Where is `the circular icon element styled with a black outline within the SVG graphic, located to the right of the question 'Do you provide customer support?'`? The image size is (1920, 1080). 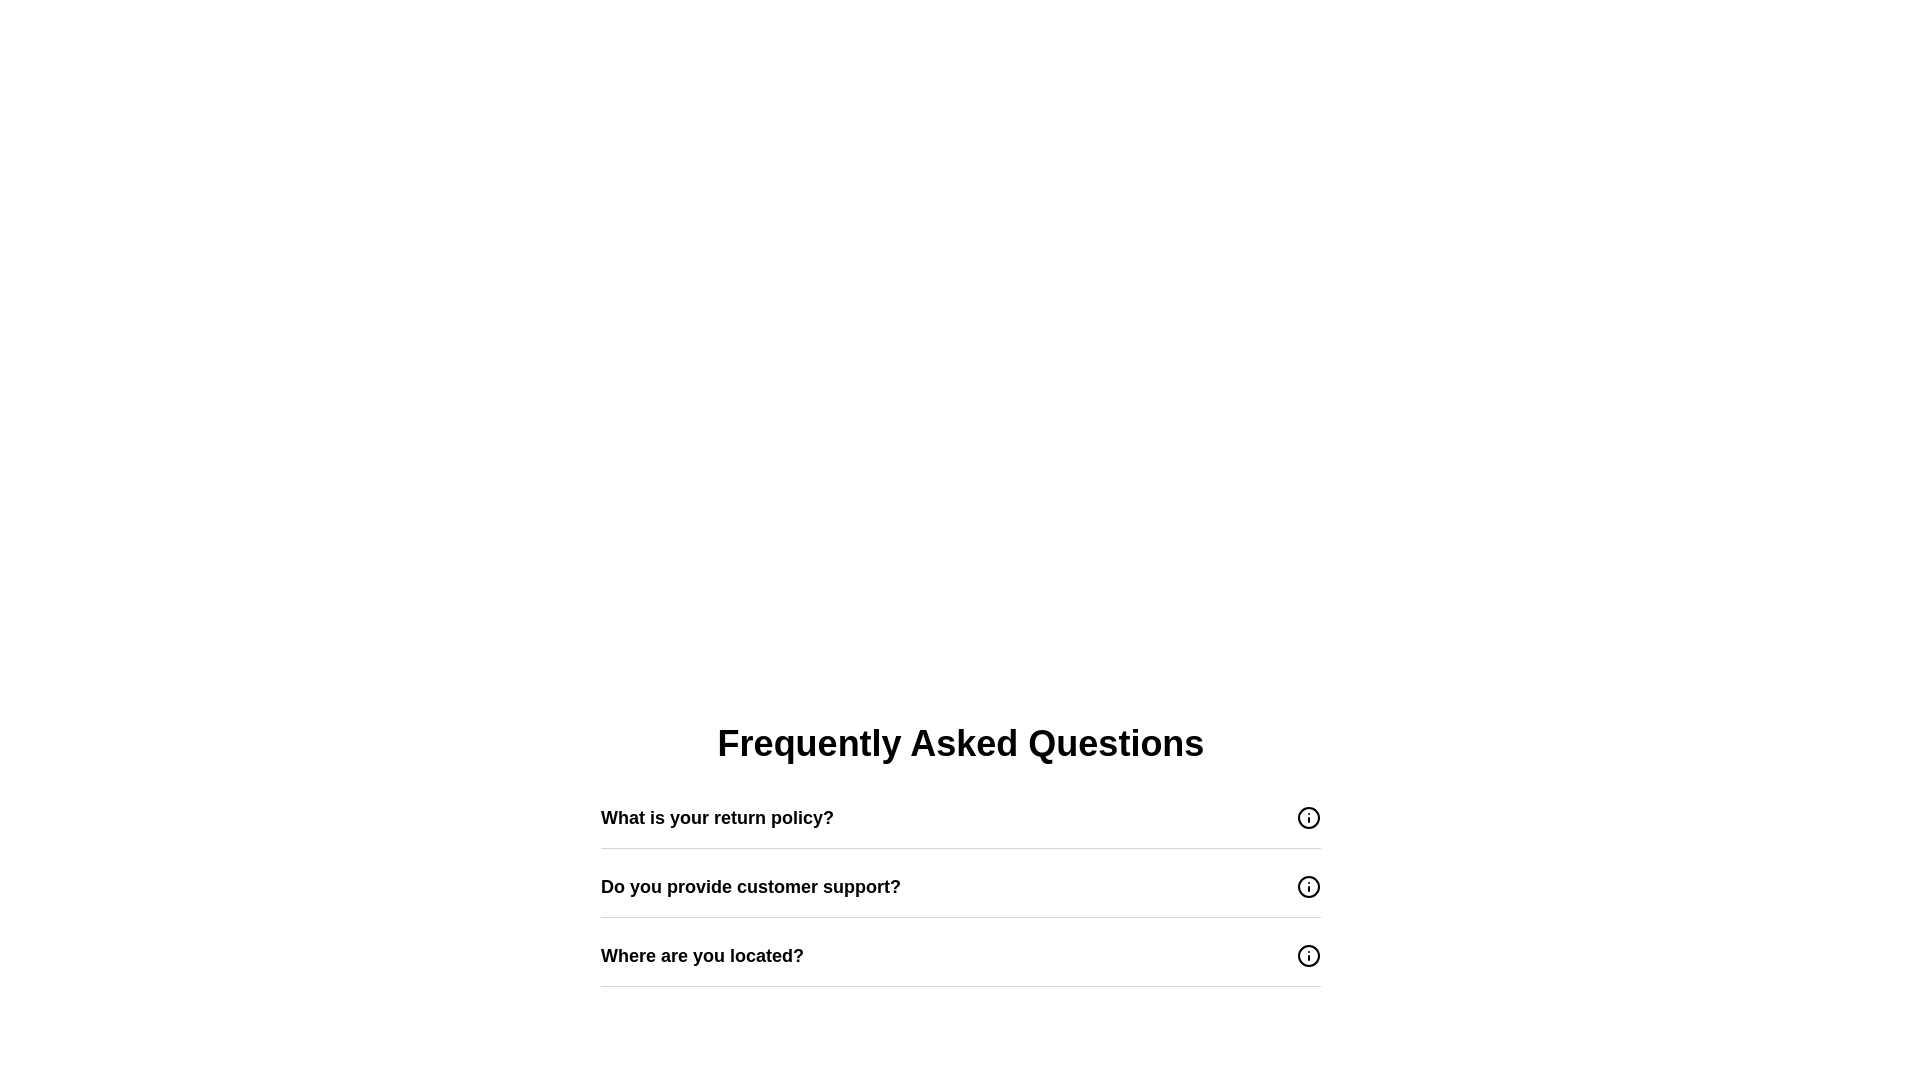 the circular icon element styled with a black outline within the SVG graphic, located to the right of the question 'Do you provide customer support?' is located at coordinates (1309, 886).